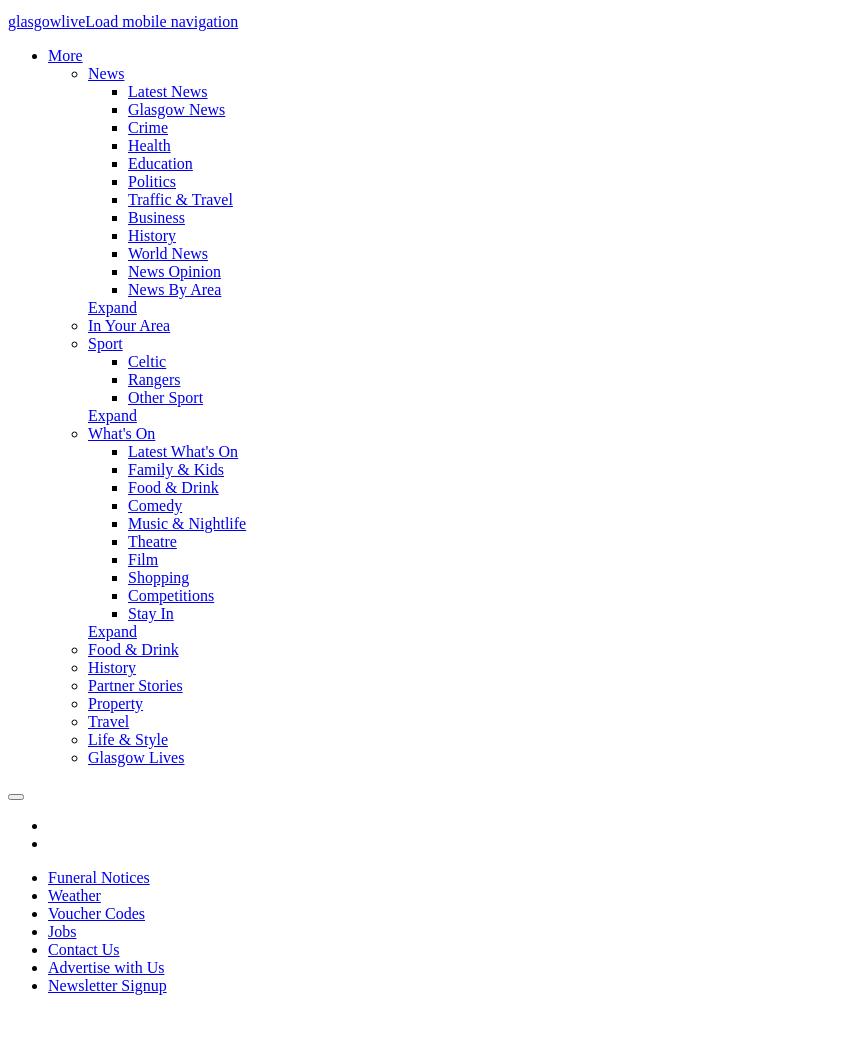  Describe the element at coordinates (142, 558) in the screenshot. I see `'Film'` at that location.